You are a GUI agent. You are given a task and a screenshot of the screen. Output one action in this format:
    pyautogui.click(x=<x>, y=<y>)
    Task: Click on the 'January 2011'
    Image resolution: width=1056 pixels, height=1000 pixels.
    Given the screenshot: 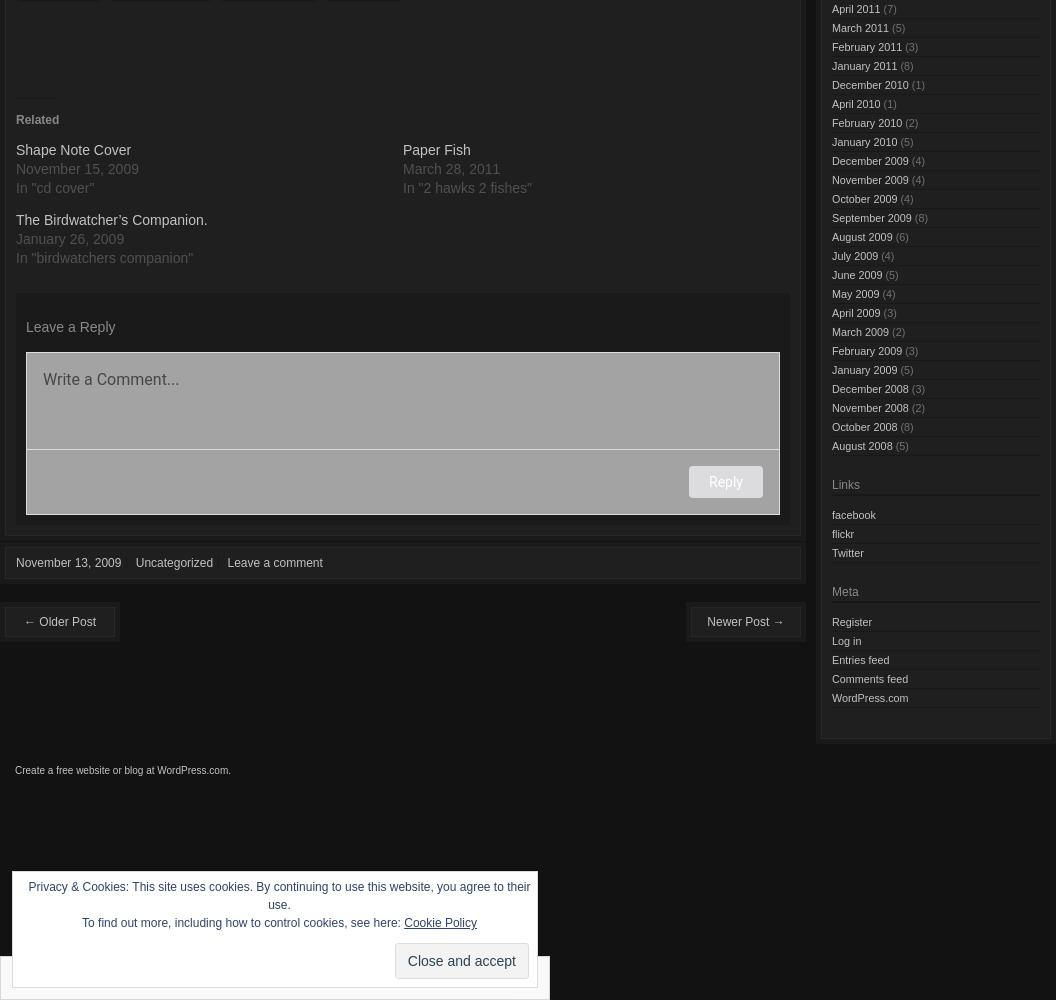 What is the action you would take?
    pyautogui.click(x=863, y=64)
    